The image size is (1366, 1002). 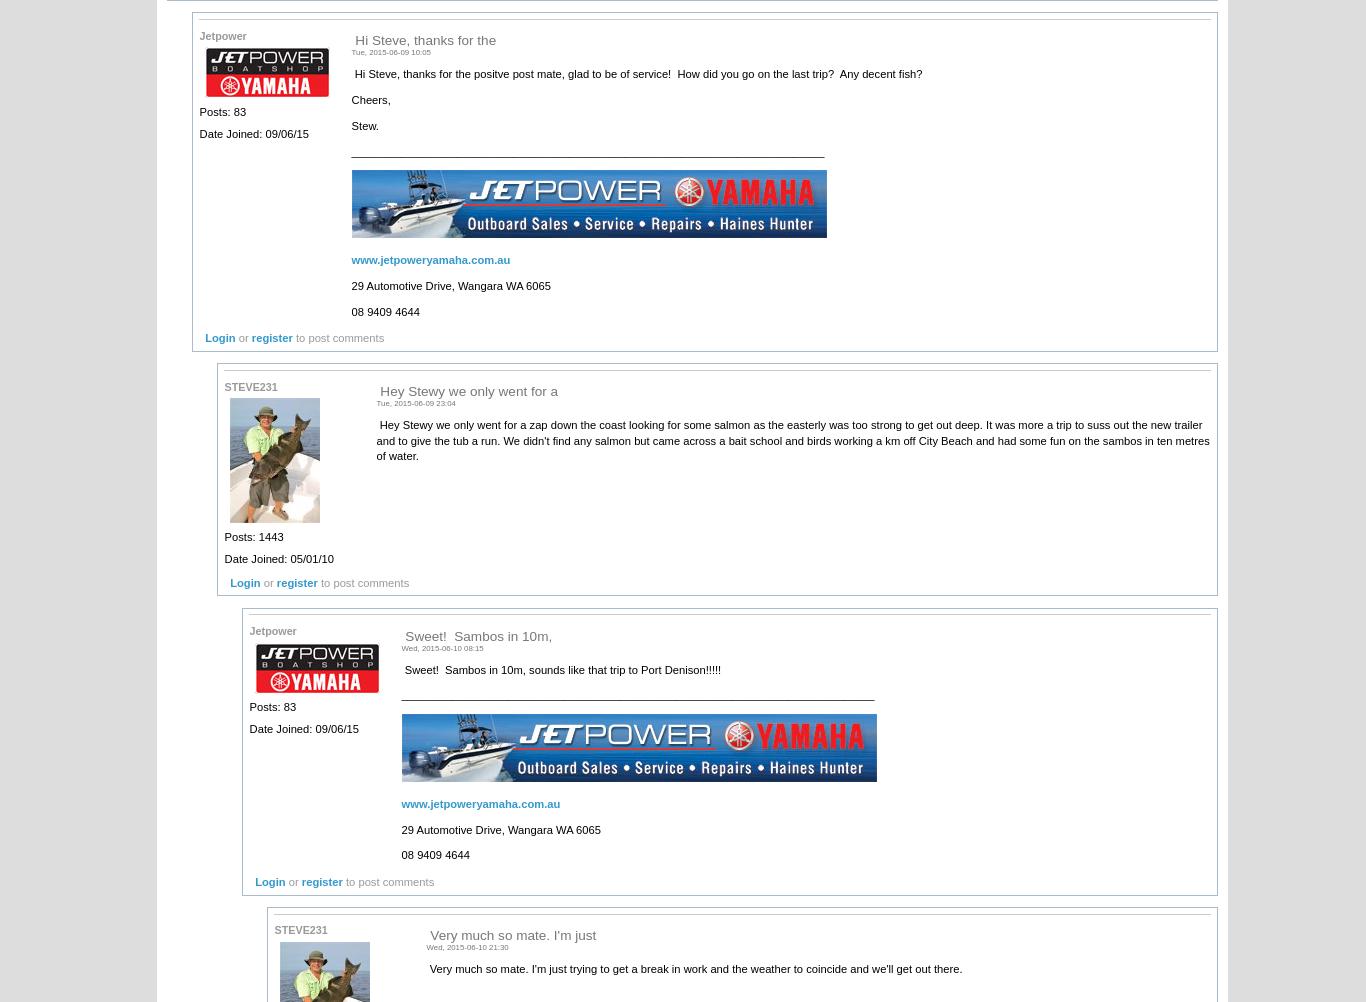 What do you see at coordinates (561, 669) in the screenshot?
I see `'Sweet!  Sambos in 10m, sounds like that trip to Port Denison!!!!!'` at bounding box center [561, 669].